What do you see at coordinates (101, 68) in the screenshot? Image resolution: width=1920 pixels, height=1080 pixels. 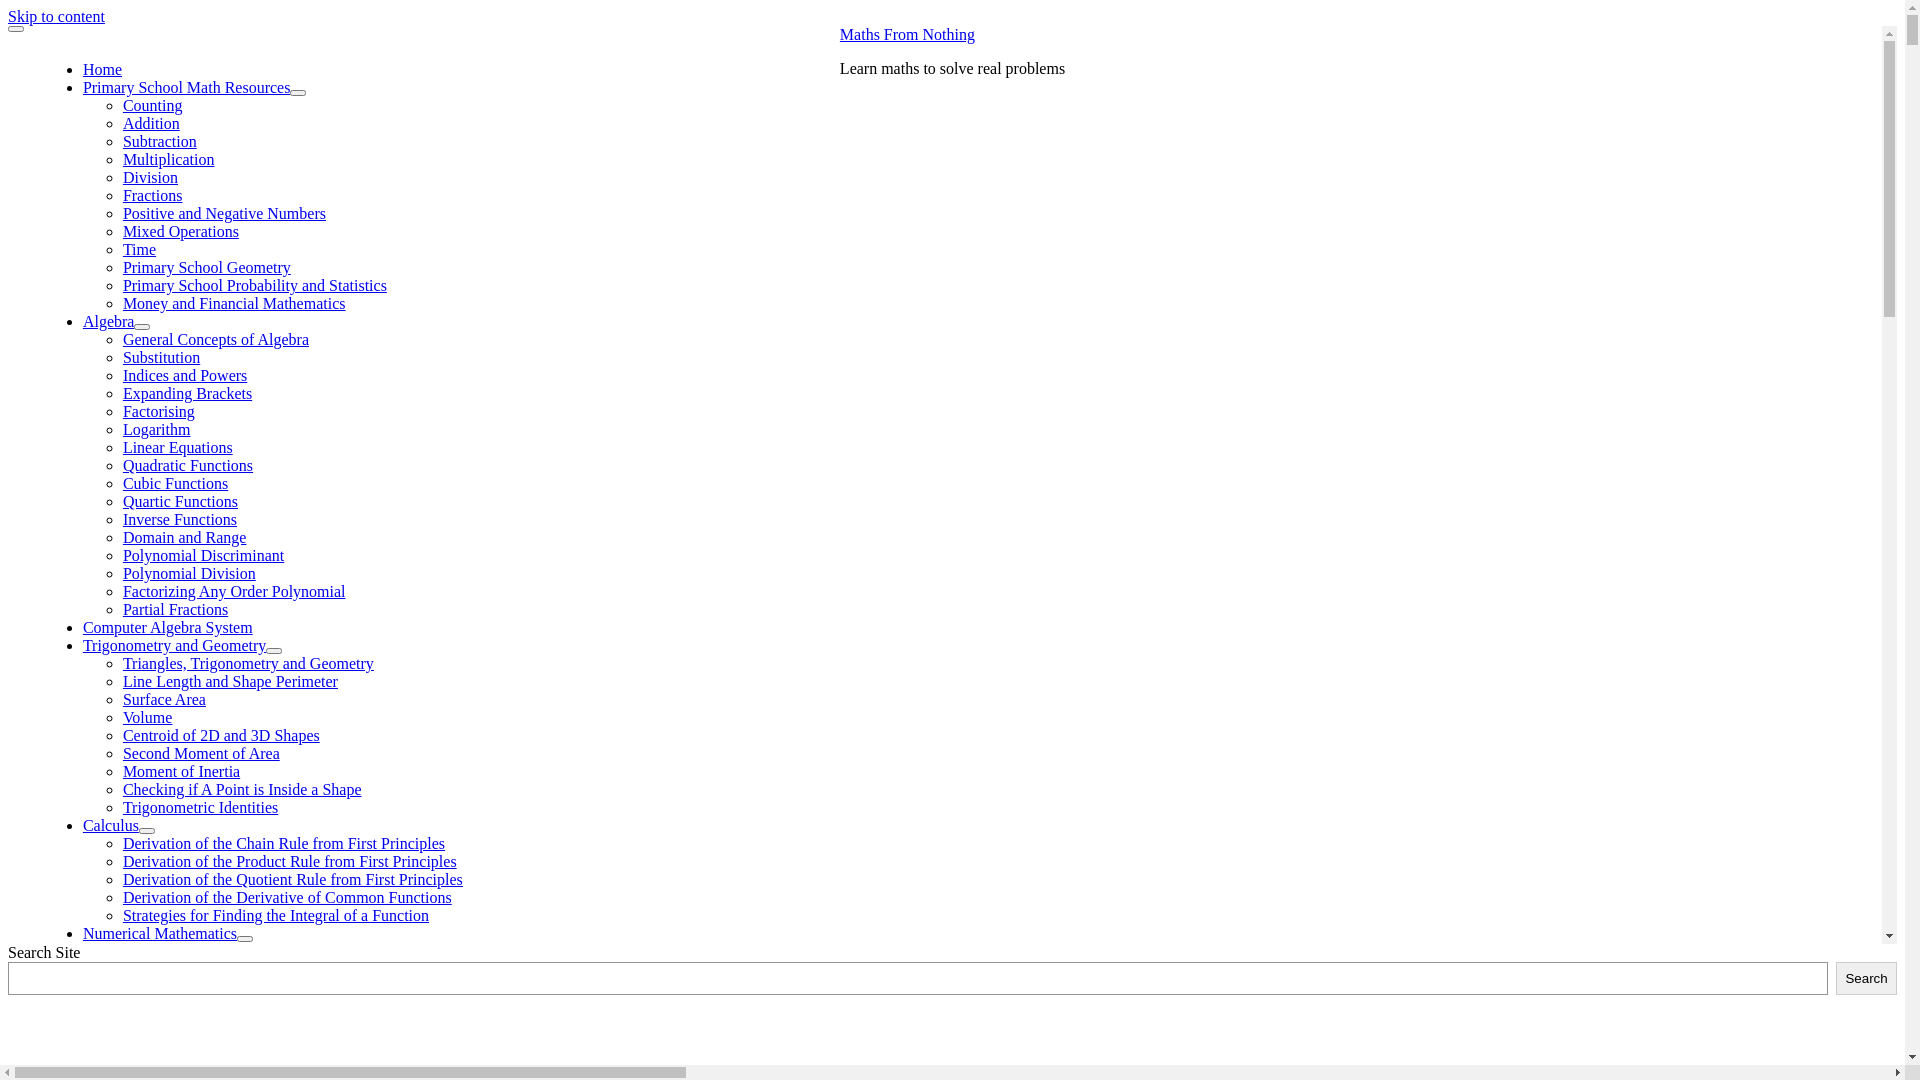 I see `'Home'` at bounding box center [101, 68].